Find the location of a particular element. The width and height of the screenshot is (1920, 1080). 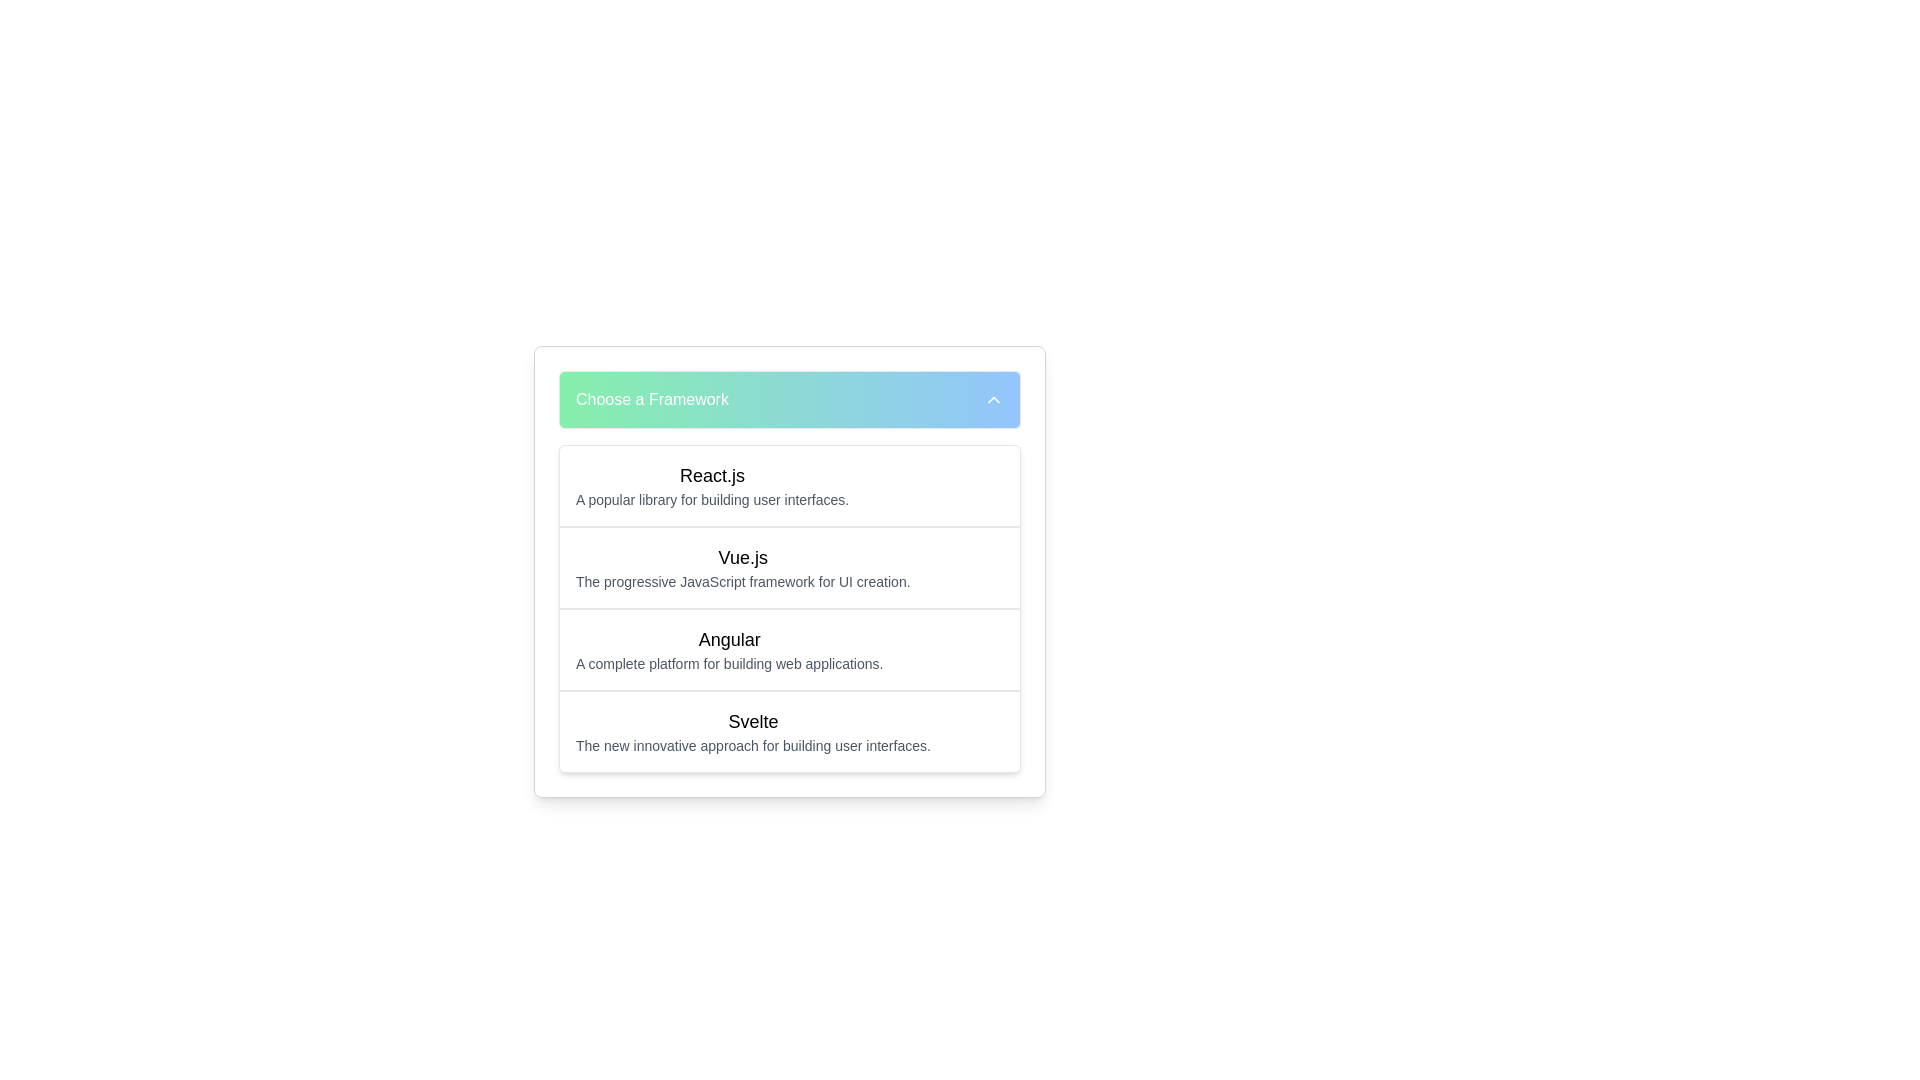

the second entry in the 'Choose a Framework' selection menu, which introduces the Vue.js library and provides a brief description of its purpose and use case is located at coordinates (742, 567).